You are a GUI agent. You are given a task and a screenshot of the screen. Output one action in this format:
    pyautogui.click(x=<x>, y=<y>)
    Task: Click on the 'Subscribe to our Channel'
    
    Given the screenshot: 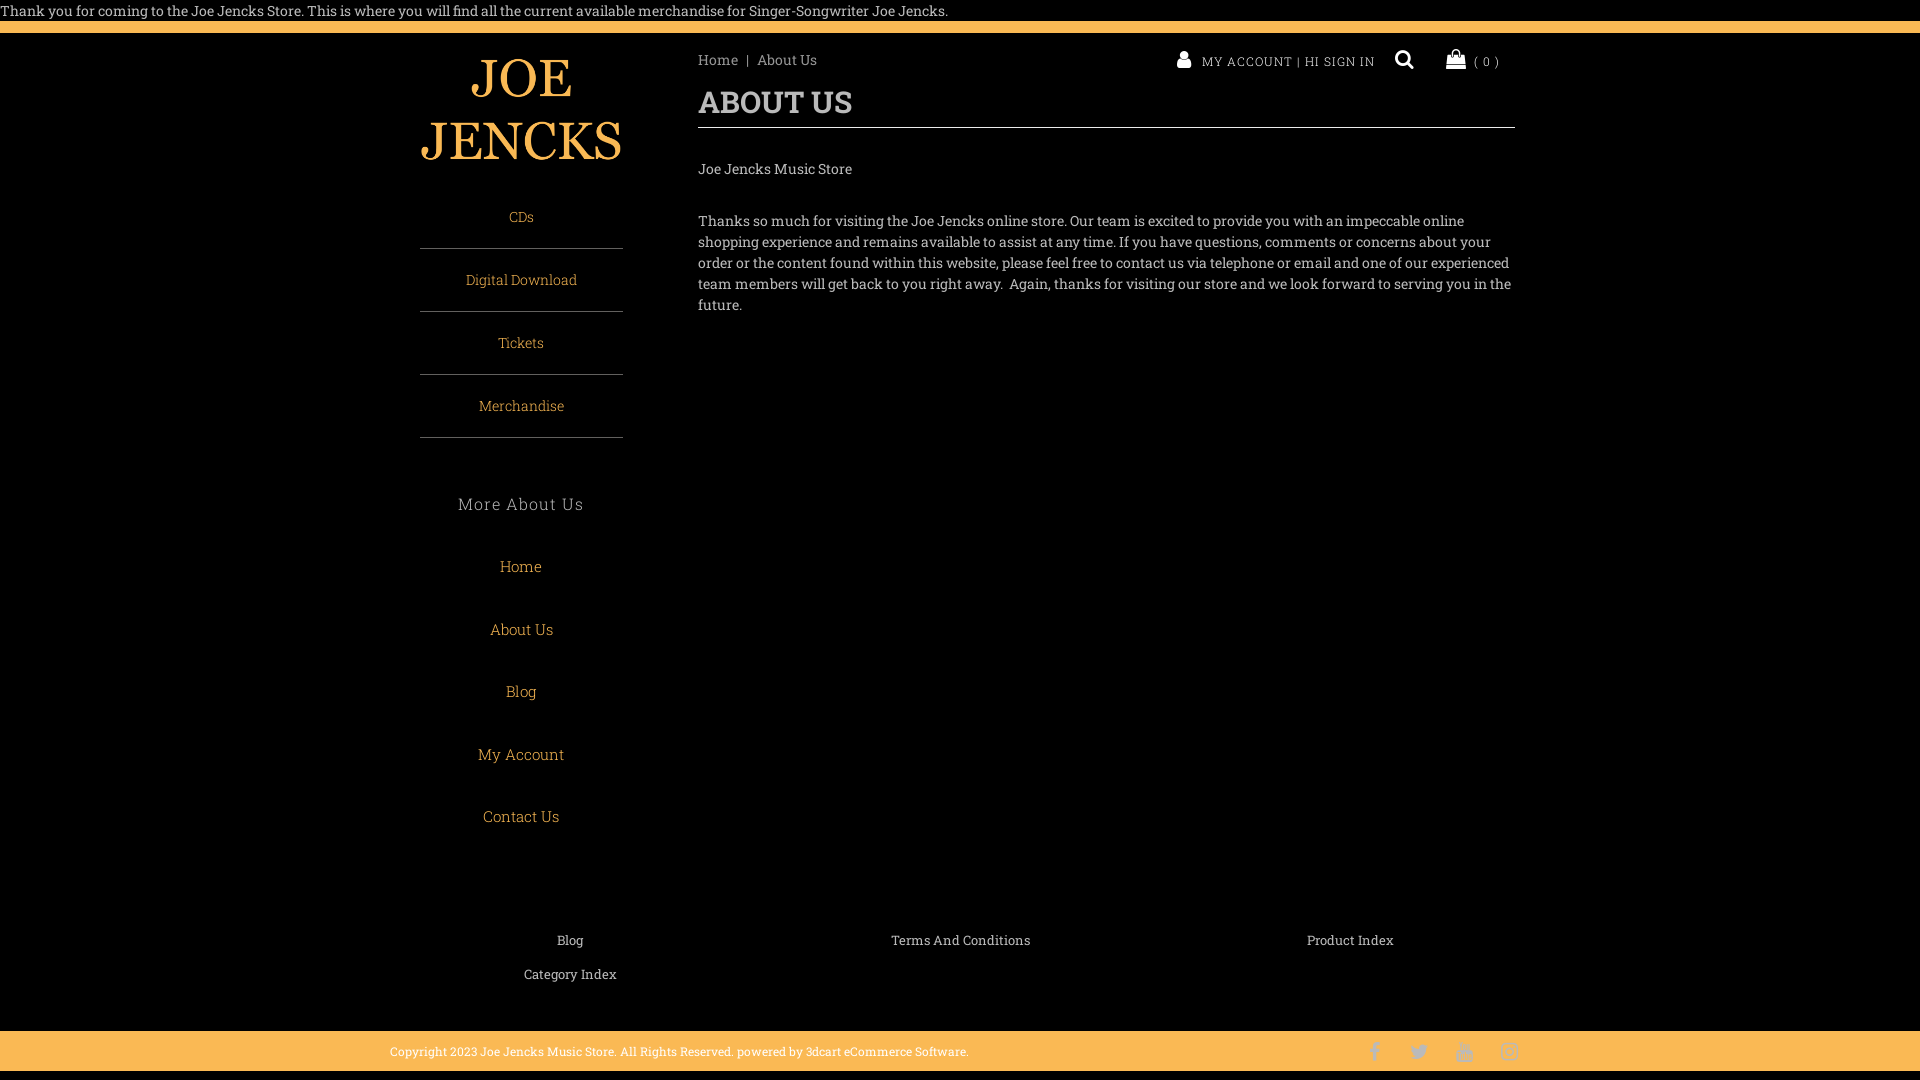 What is the action you would take?
    pyautogui.click(x=1464, y=1048)
    